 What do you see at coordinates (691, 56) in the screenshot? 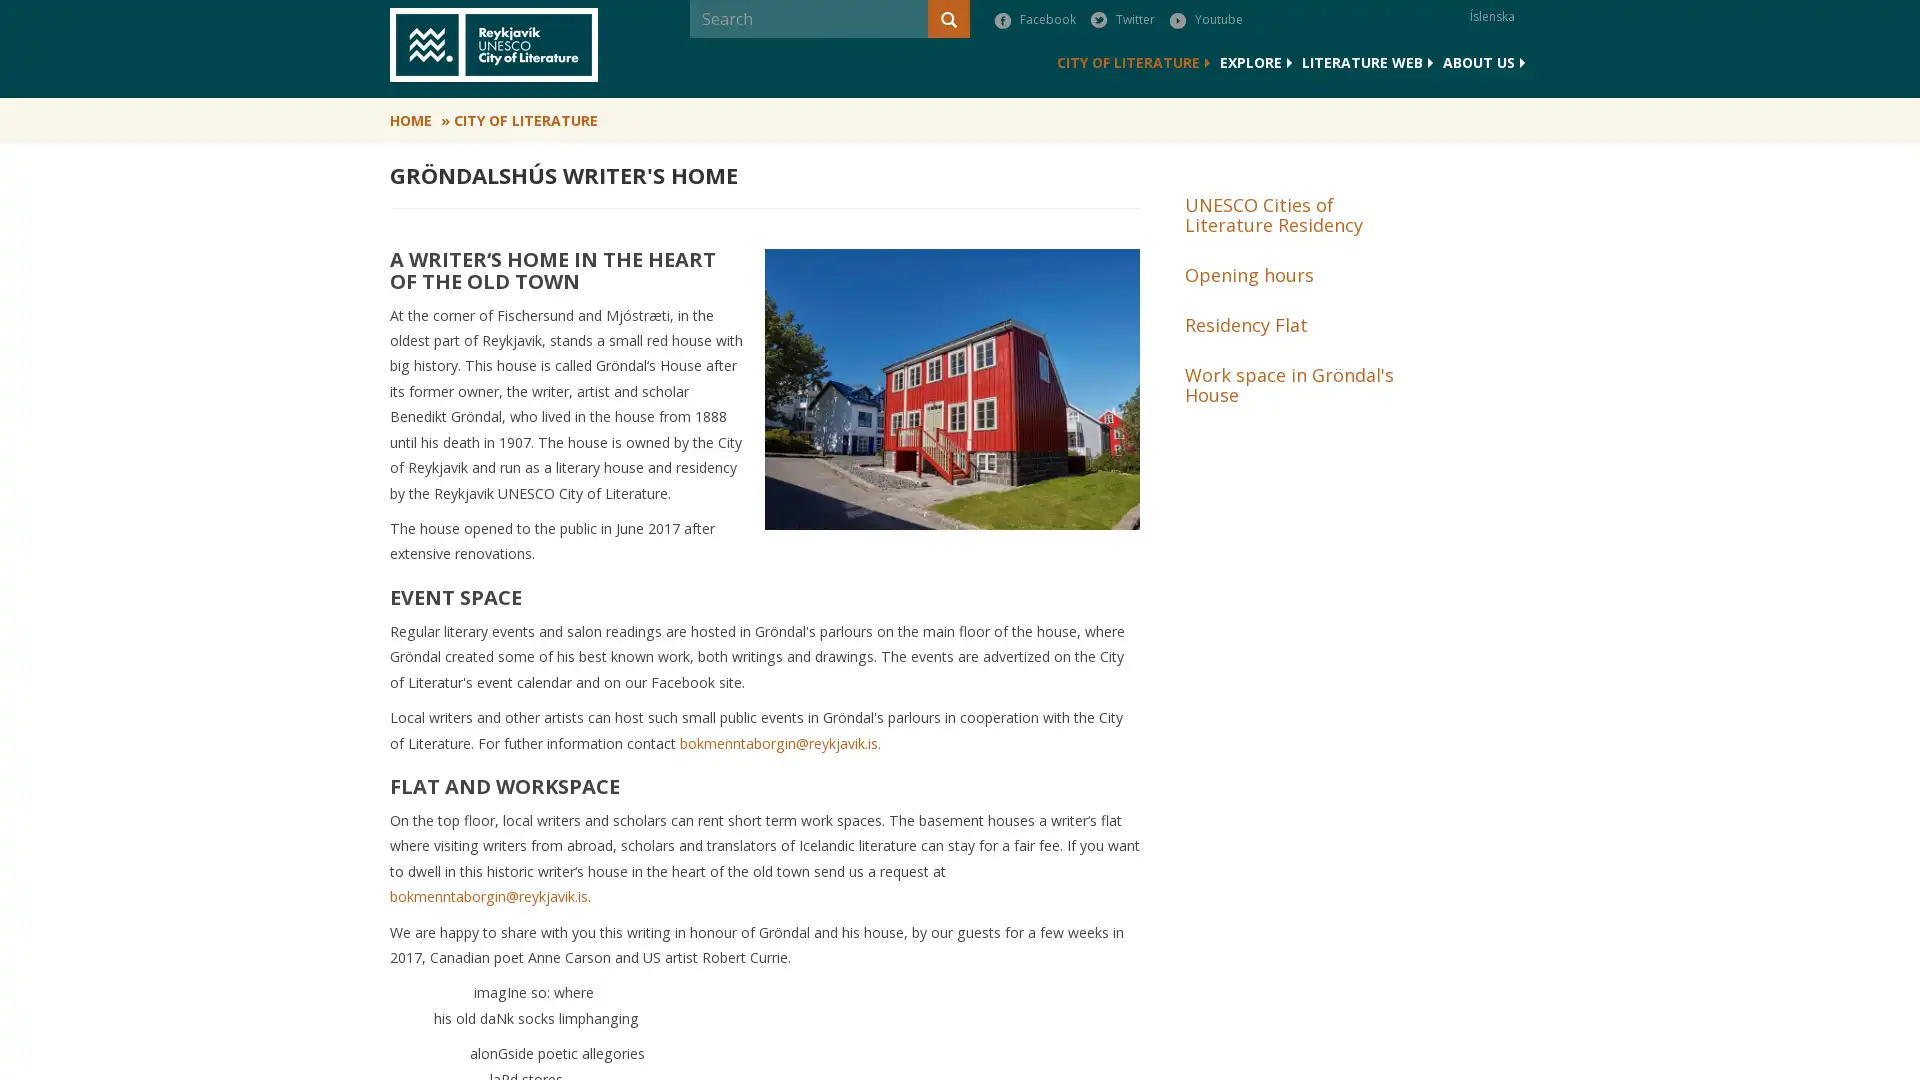
I see `Search` at bounding box center [691, 56].